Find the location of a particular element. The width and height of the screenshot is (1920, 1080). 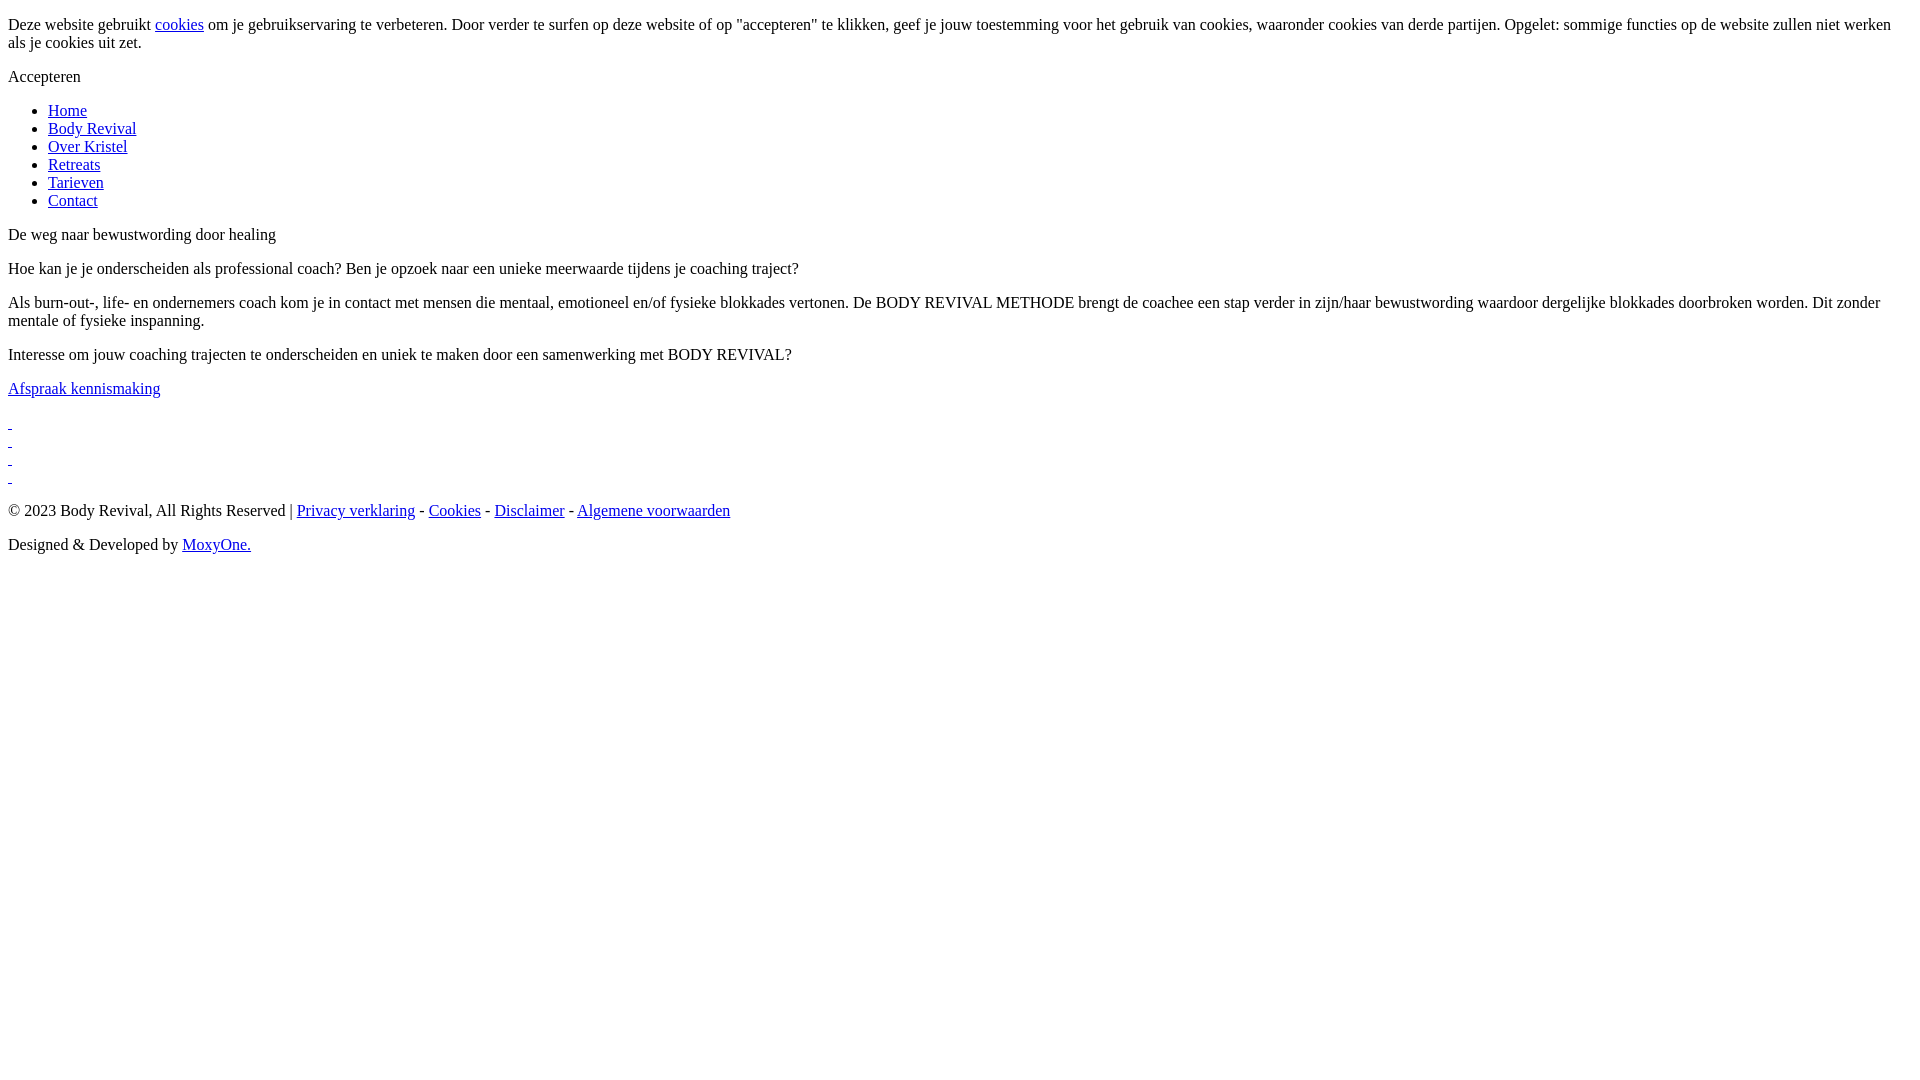

'cookies' is located at coordinates (179, 24).